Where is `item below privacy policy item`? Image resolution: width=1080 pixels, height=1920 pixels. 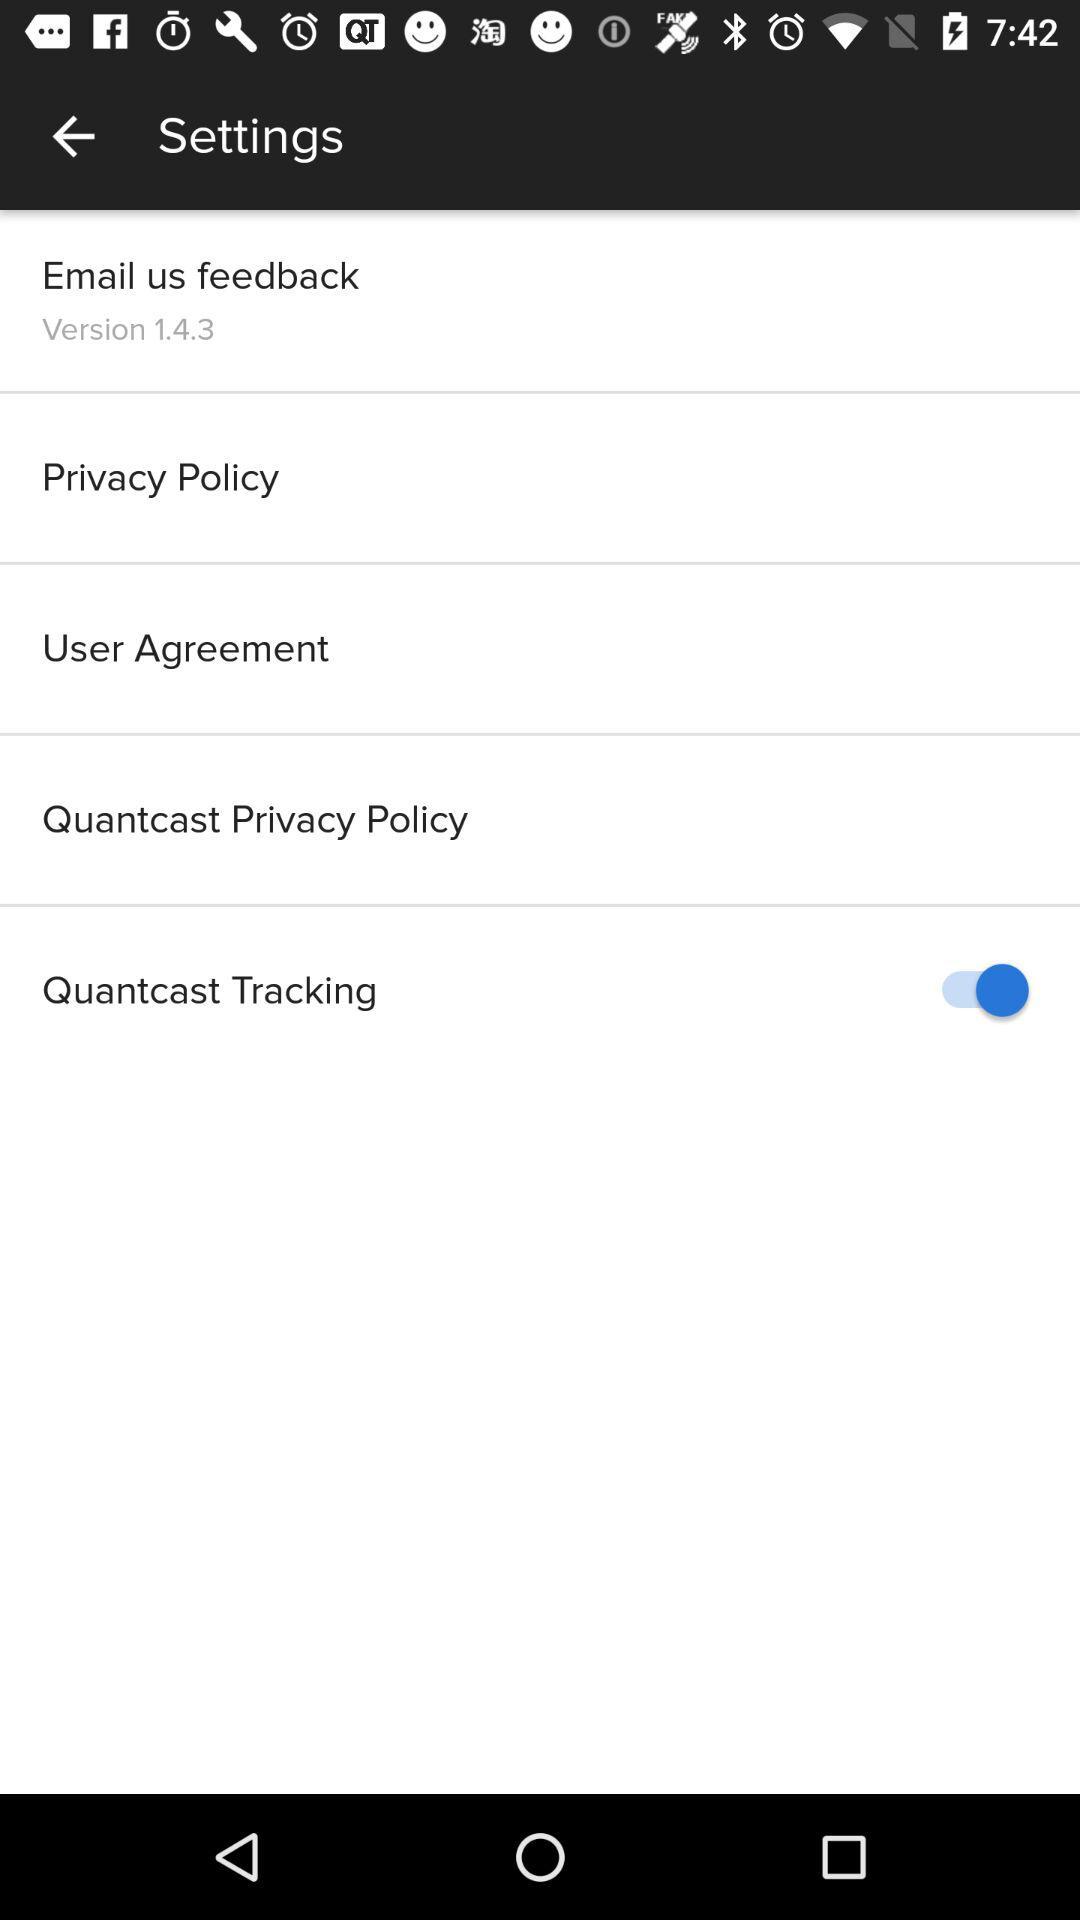
item below privacy policy item is located at coordinates (540, 648).